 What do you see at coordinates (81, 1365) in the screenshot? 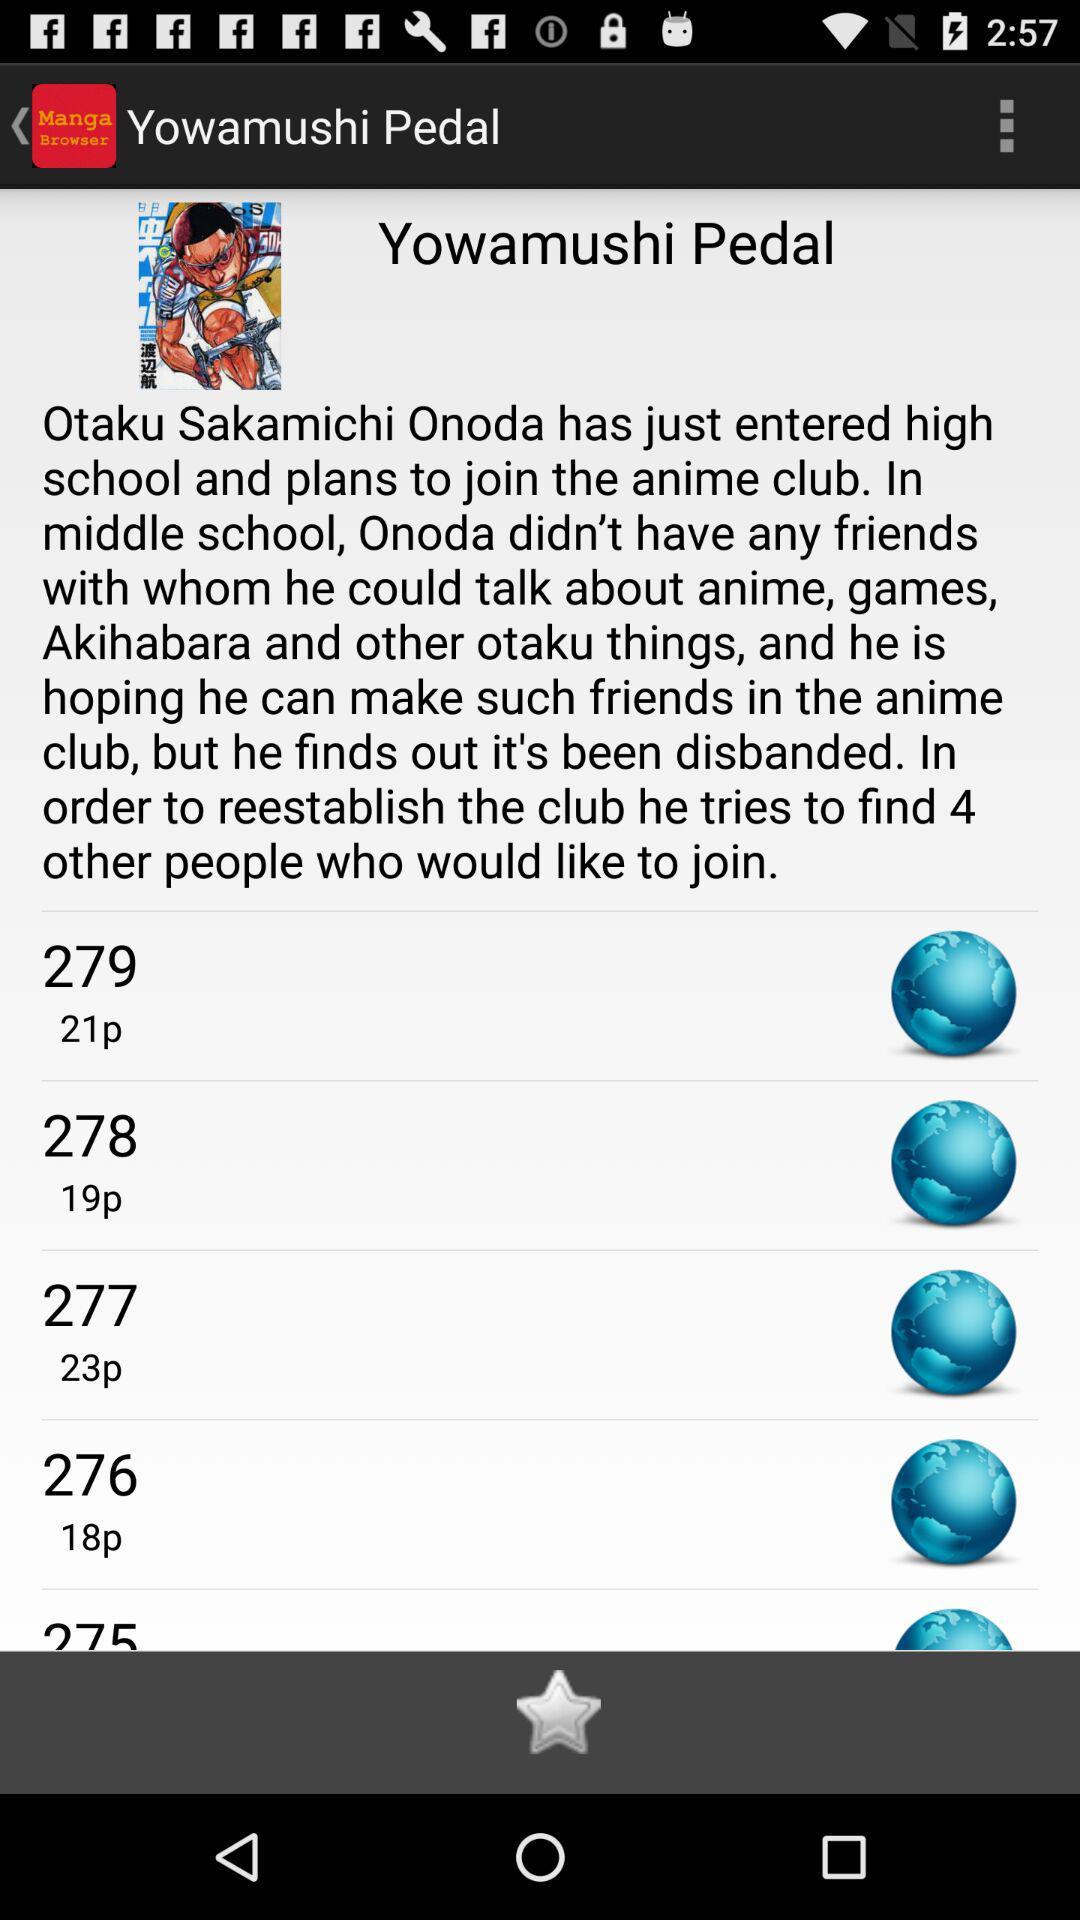
I see `item below the 277 app` at bounding box center [81, 1365].